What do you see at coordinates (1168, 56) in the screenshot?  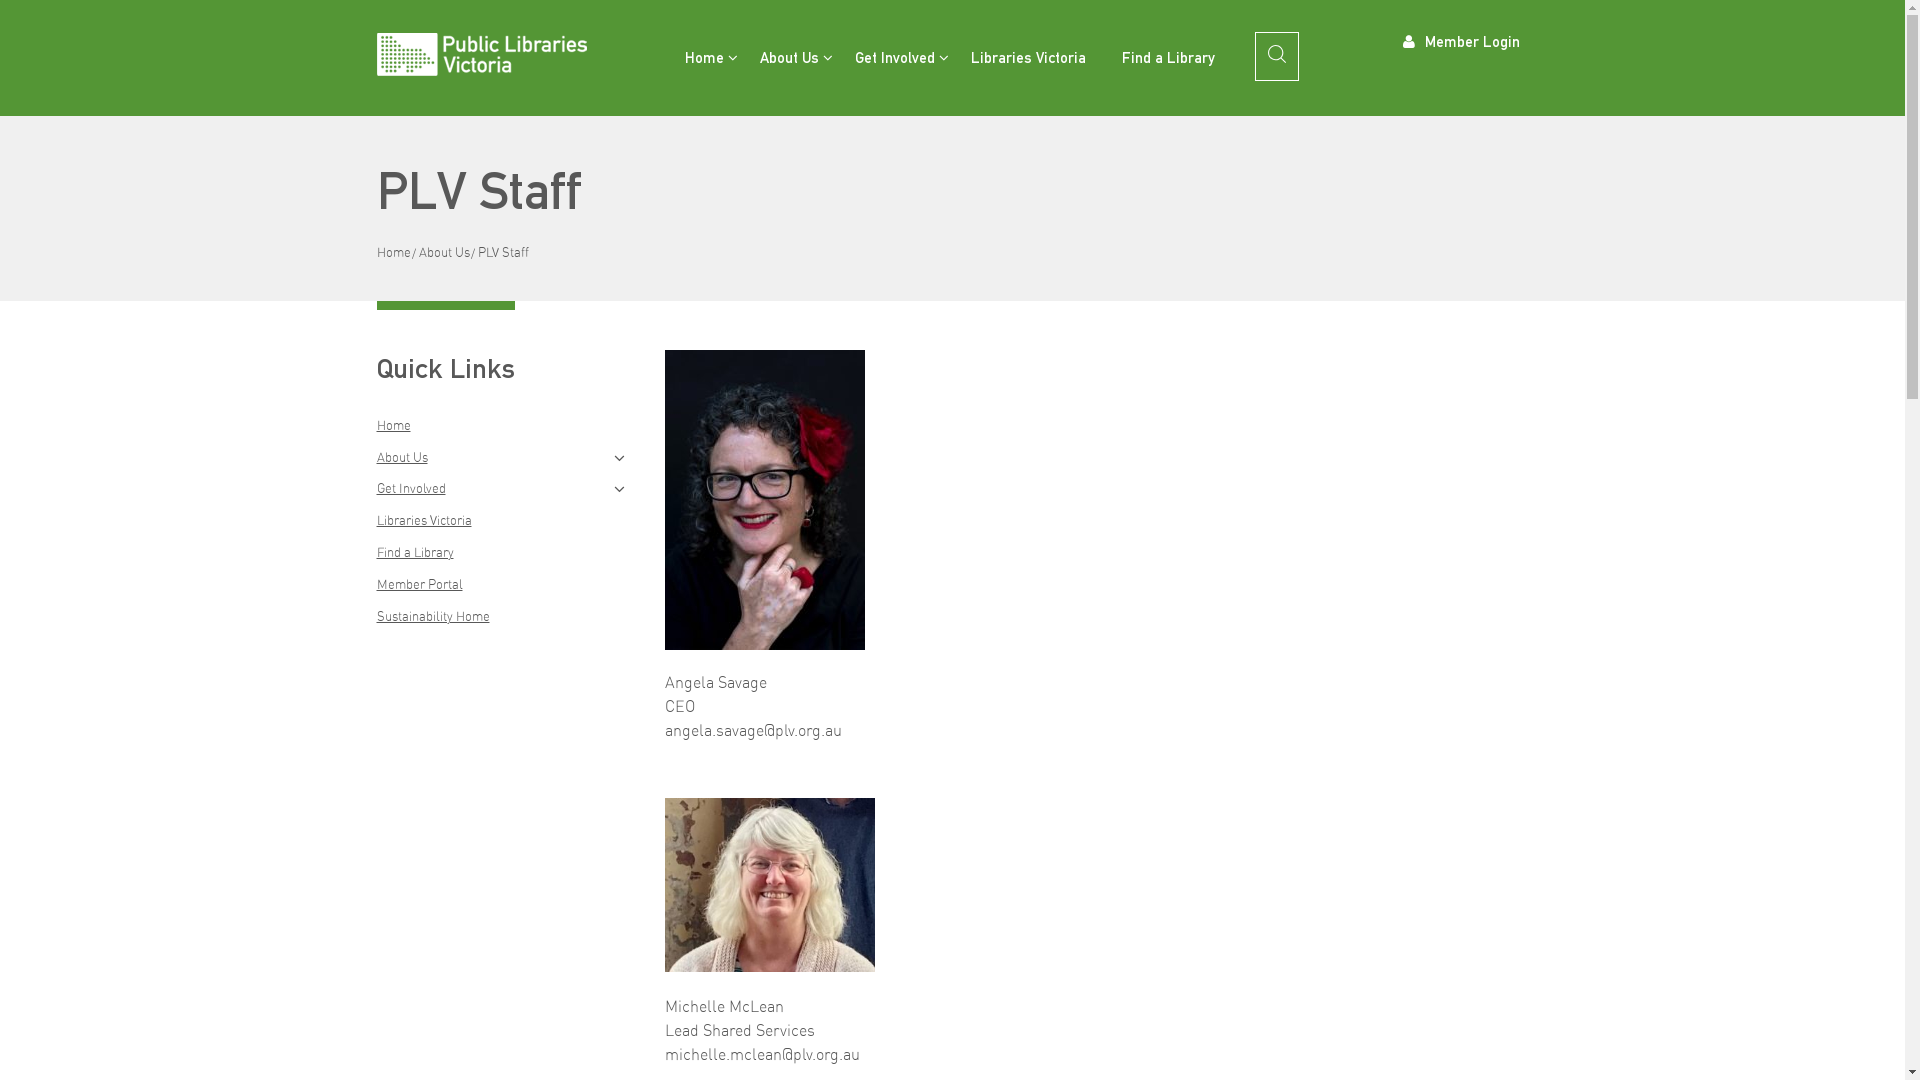 I see `'Find a Library'` at bounding box center [1168, 56].